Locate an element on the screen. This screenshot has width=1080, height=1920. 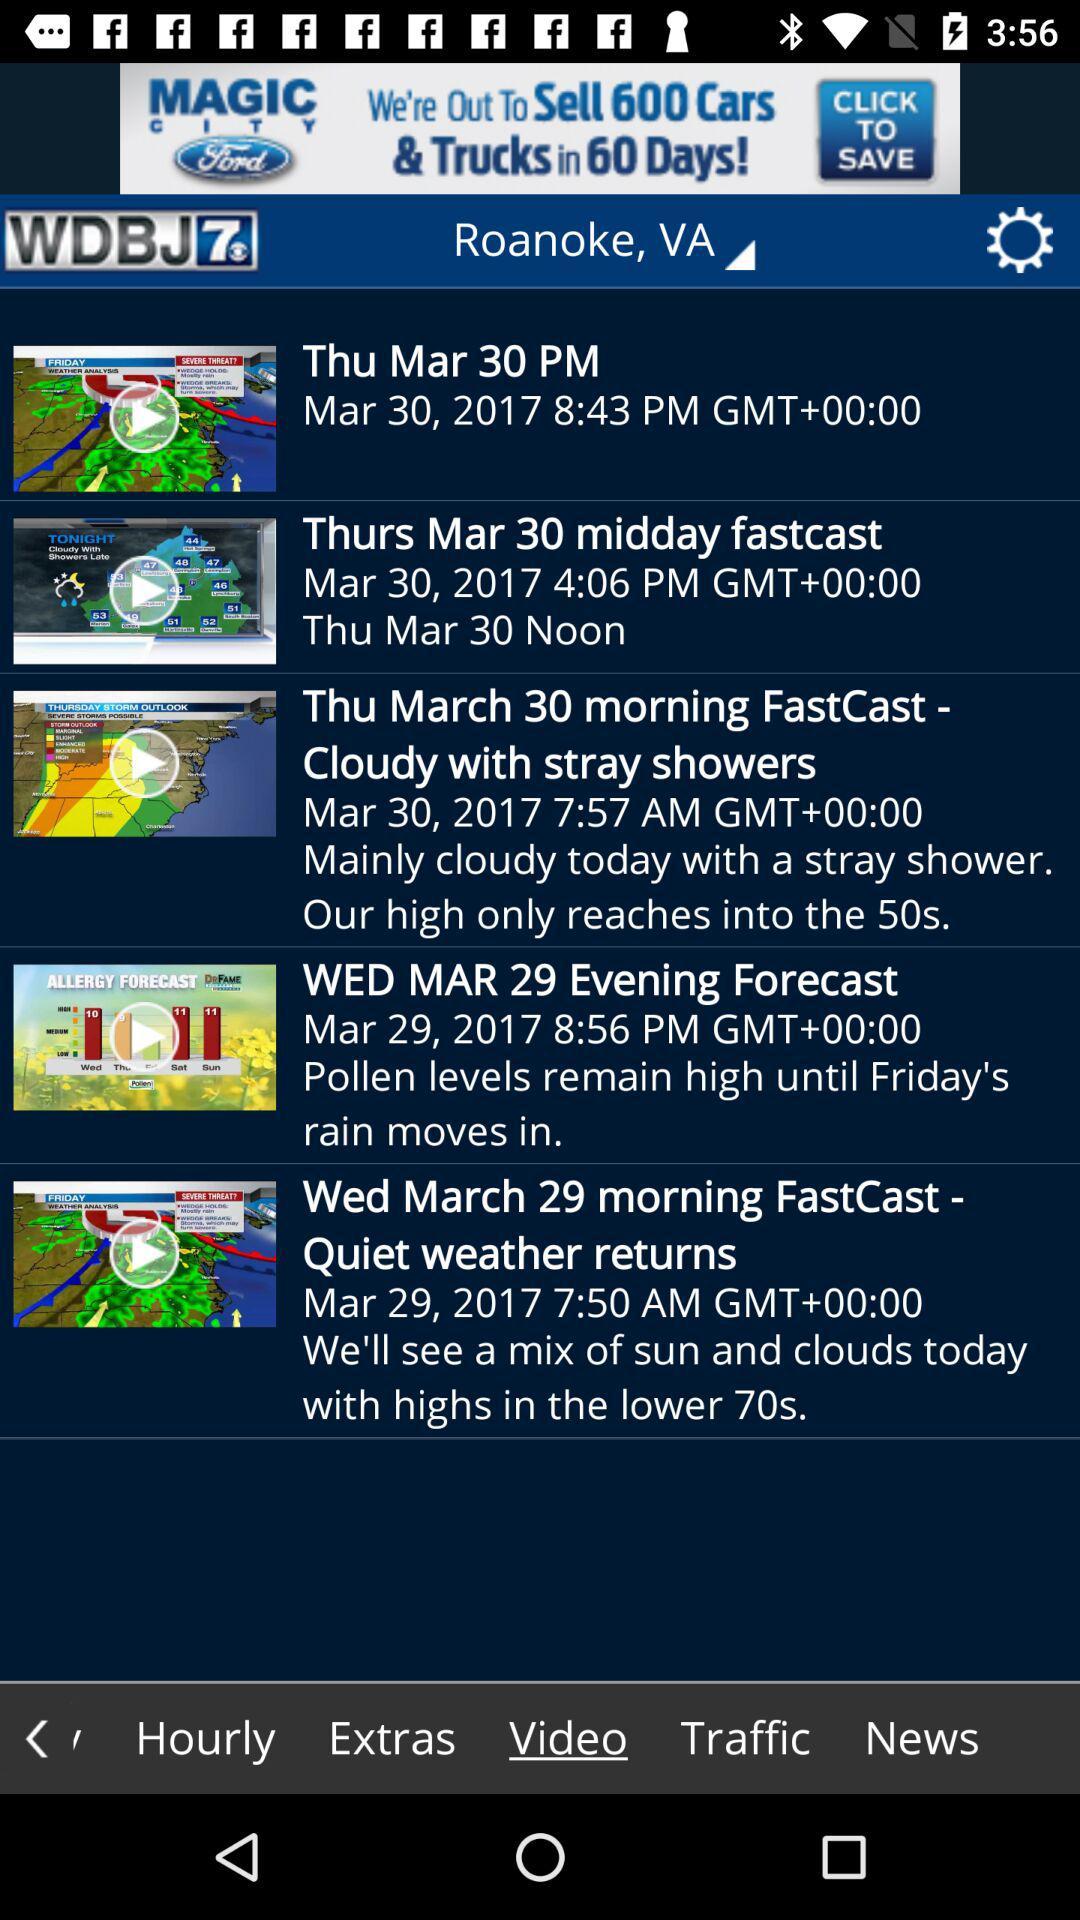
icon to the left of roanoke, va is located at coordinates (131, 240).